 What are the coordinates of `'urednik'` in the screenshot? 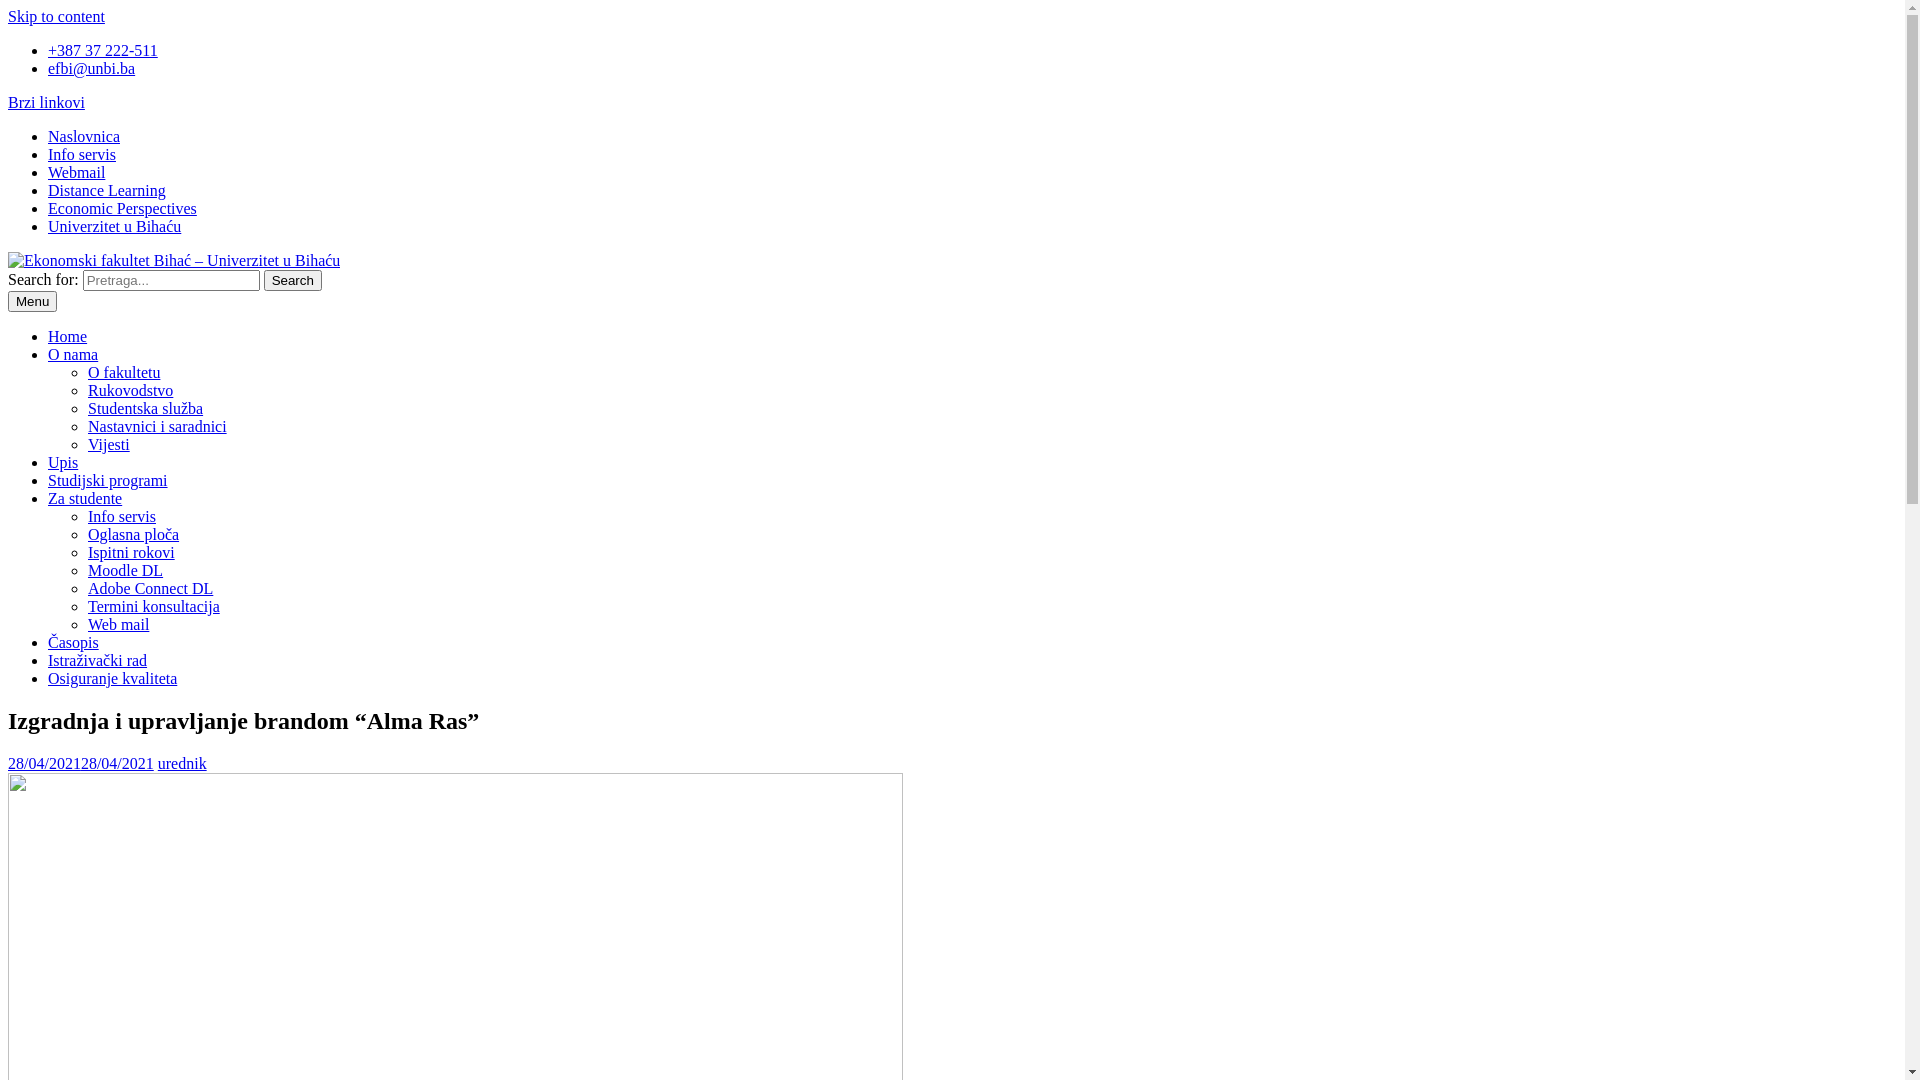 It's located at (157, 763).